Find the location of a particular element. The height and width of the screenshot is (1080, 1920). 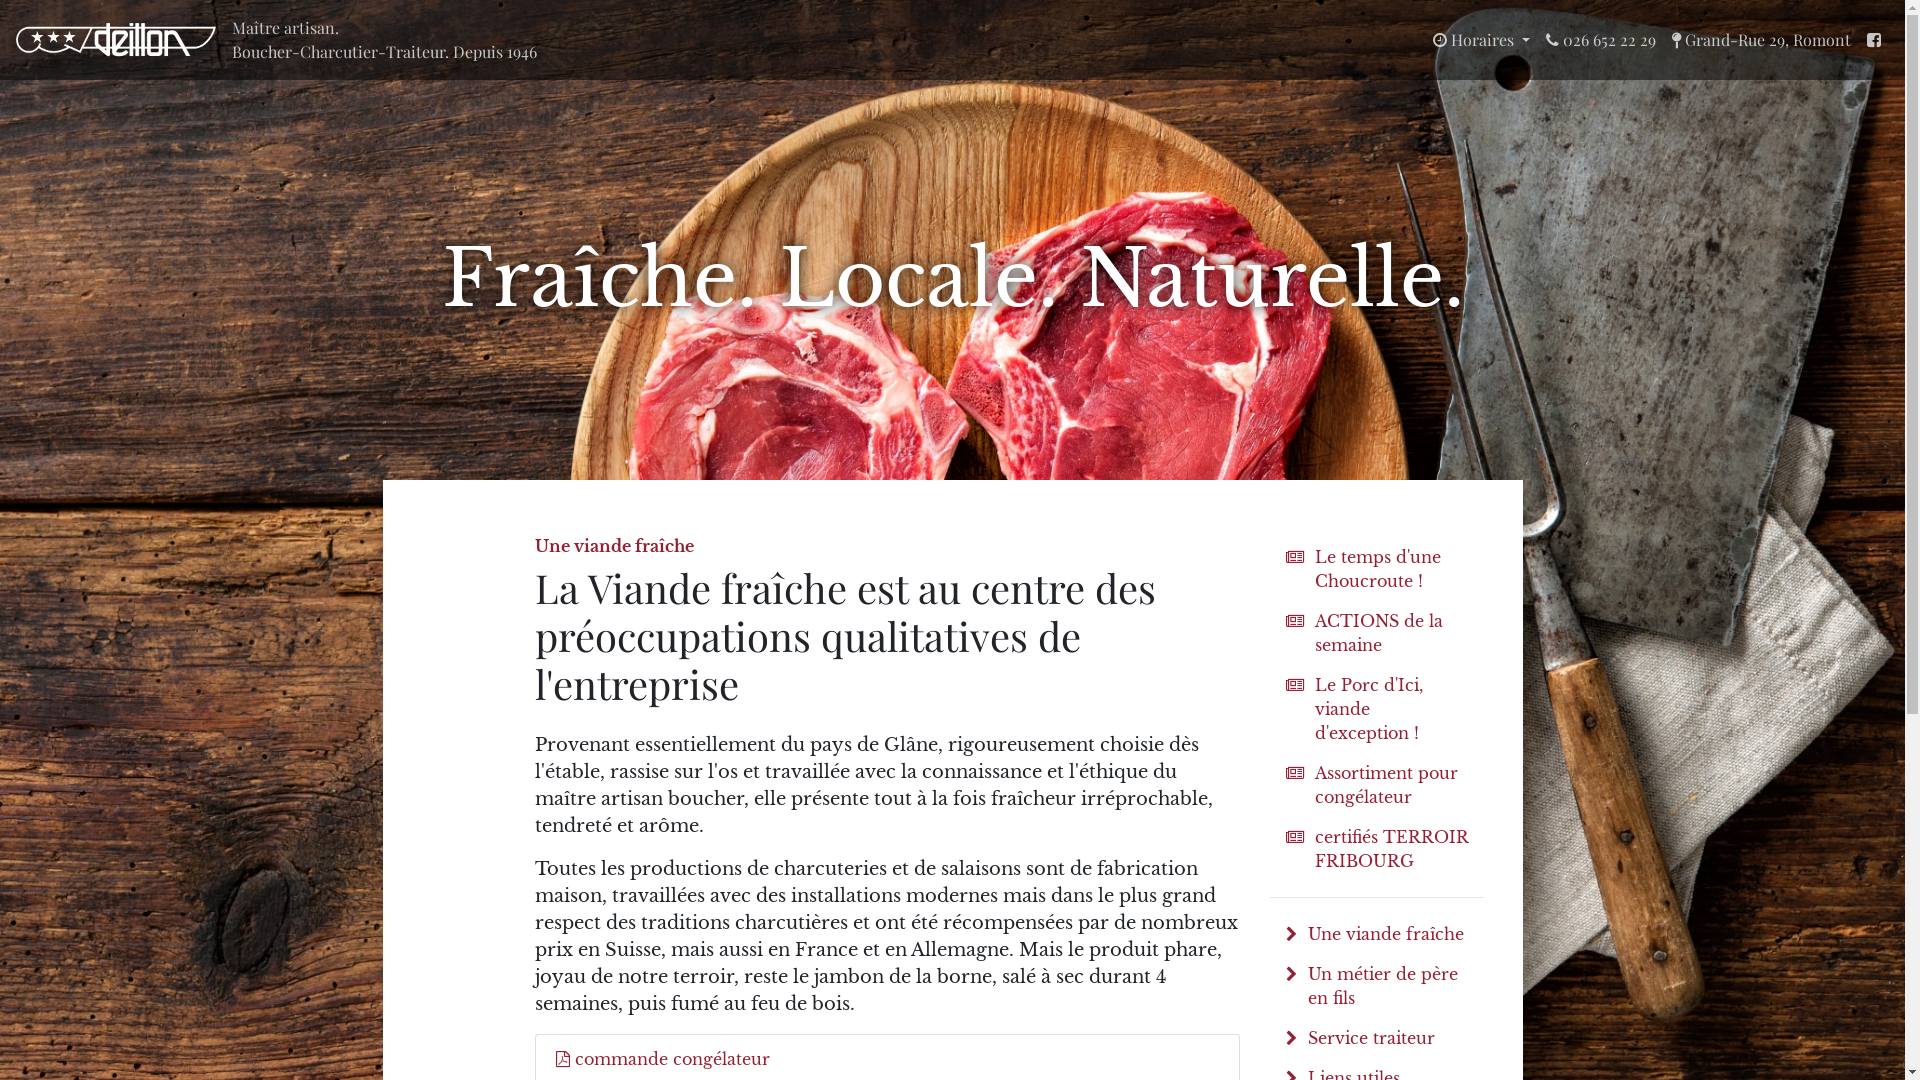

'Horaires' is located at coordinates (1481, 39).